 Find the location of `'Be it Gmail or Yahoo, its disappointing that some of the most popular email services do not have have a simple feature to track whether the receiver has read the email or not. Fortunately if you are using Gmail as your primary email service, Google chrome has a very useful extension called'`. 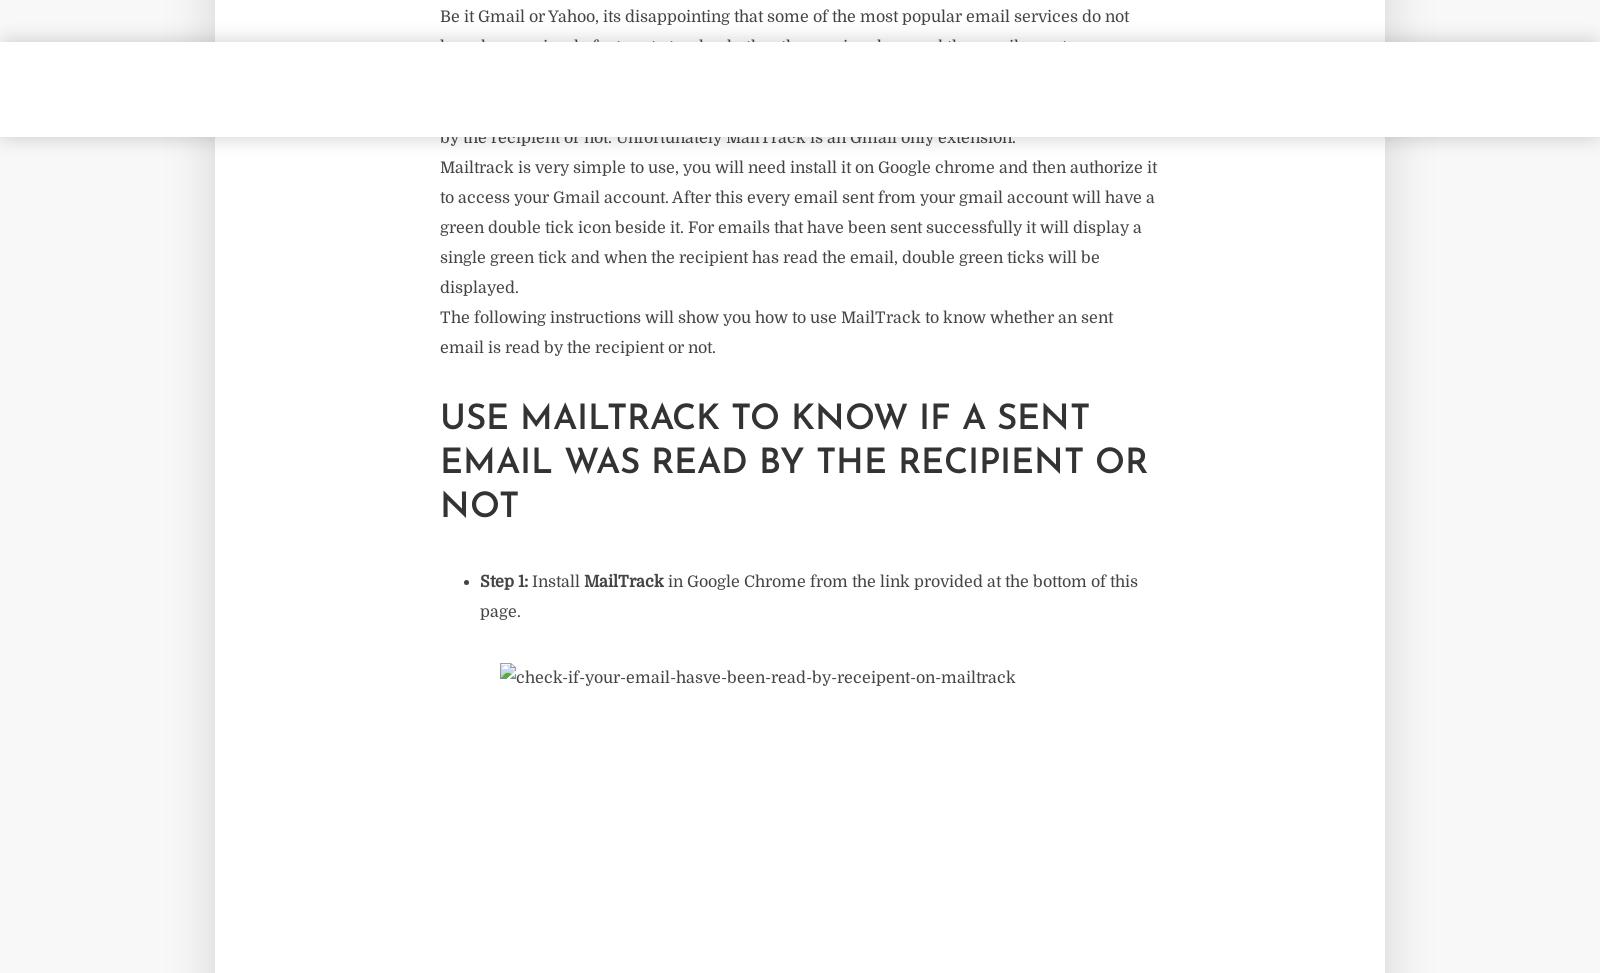

'Be it Gmail or Yahoo, its disappointing that some of the most popular email services do not have have a simple feature to track whether the receiver has read the email or not. Fortunately if you are using Gmail as your primary email service, Google chrome has a very useful extension called' is located at coordinates (791, 61).